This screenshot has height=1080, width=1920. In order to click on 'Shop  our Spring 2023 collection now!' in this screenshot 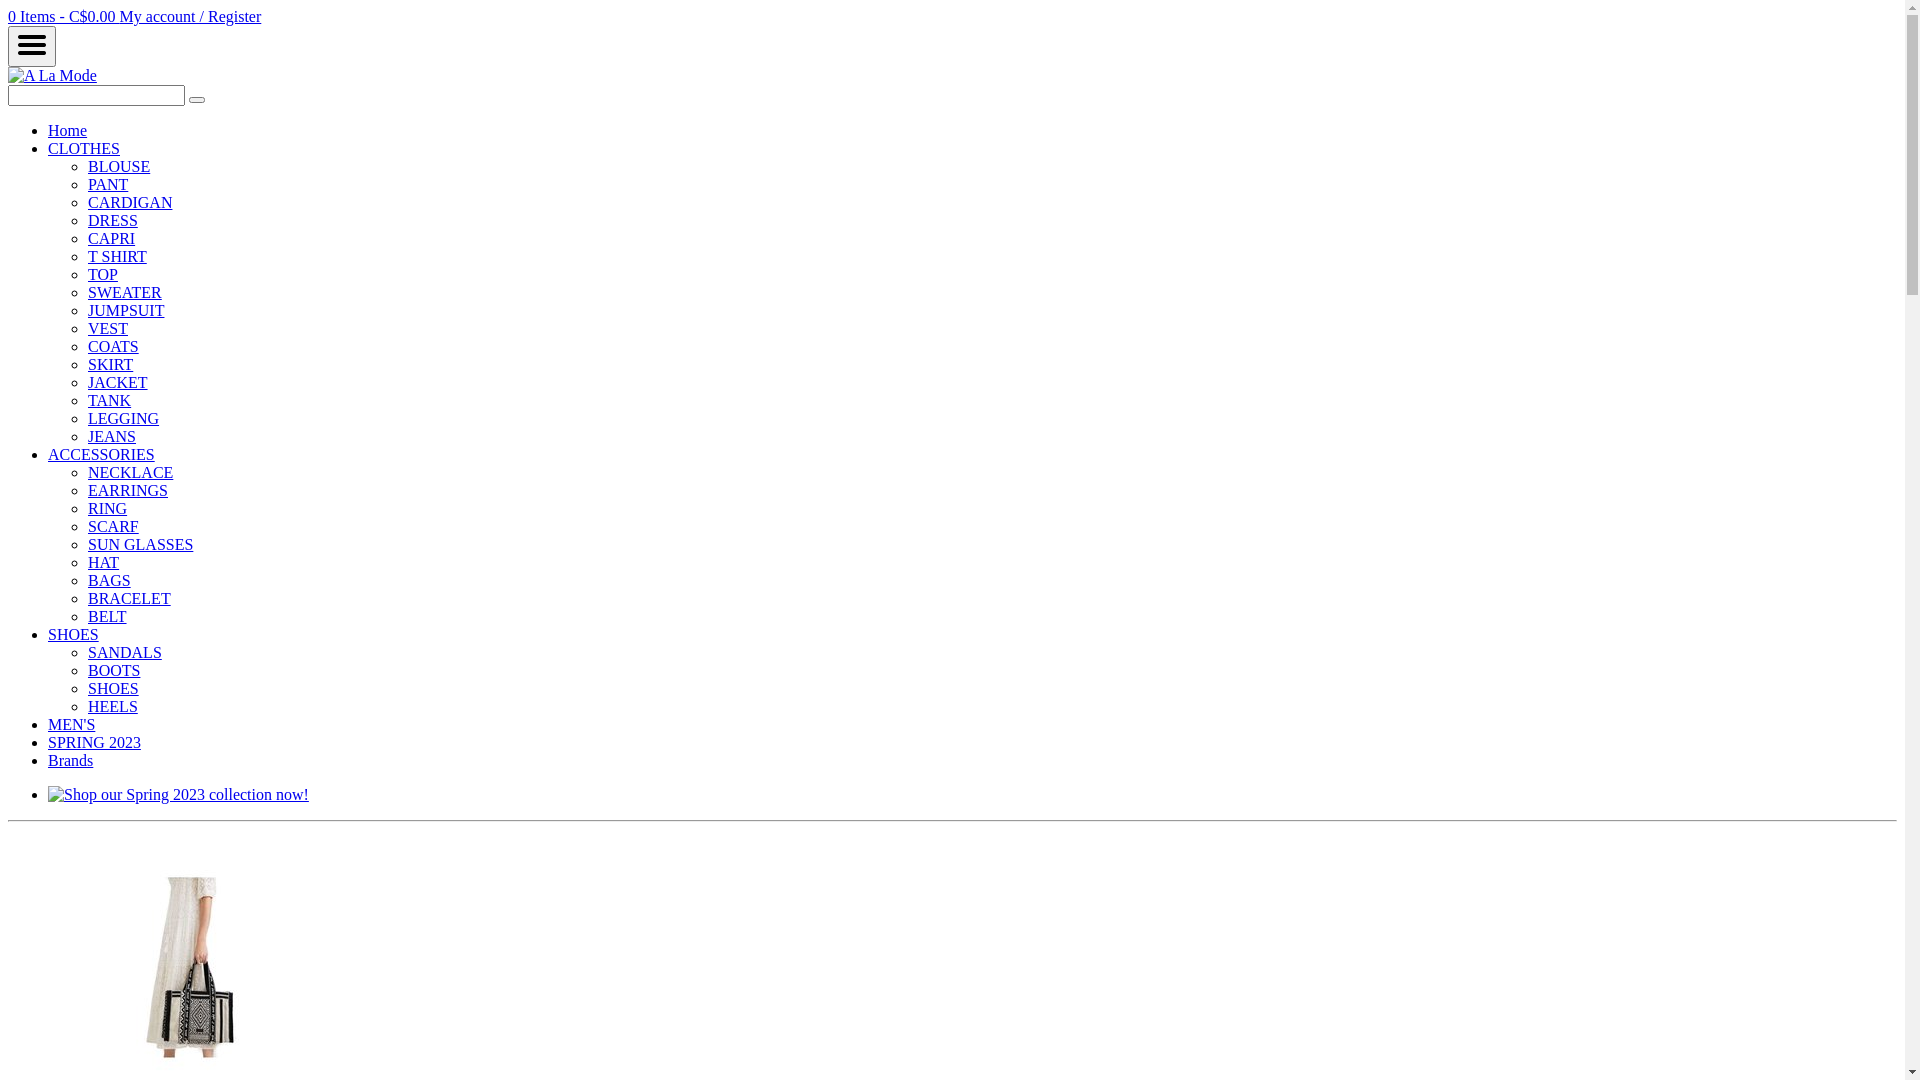, I will do `click(178, 793)`.